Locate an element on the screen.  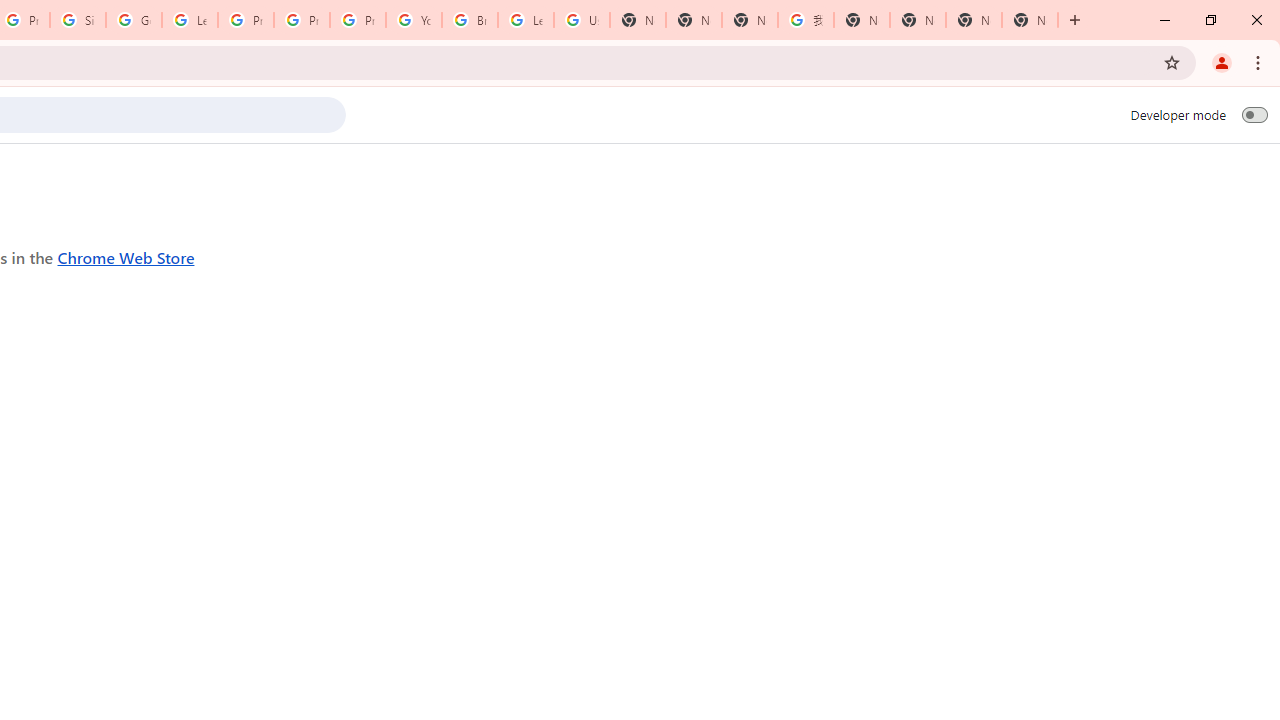
'Developer mode' is located at coordinates (1254, 114).